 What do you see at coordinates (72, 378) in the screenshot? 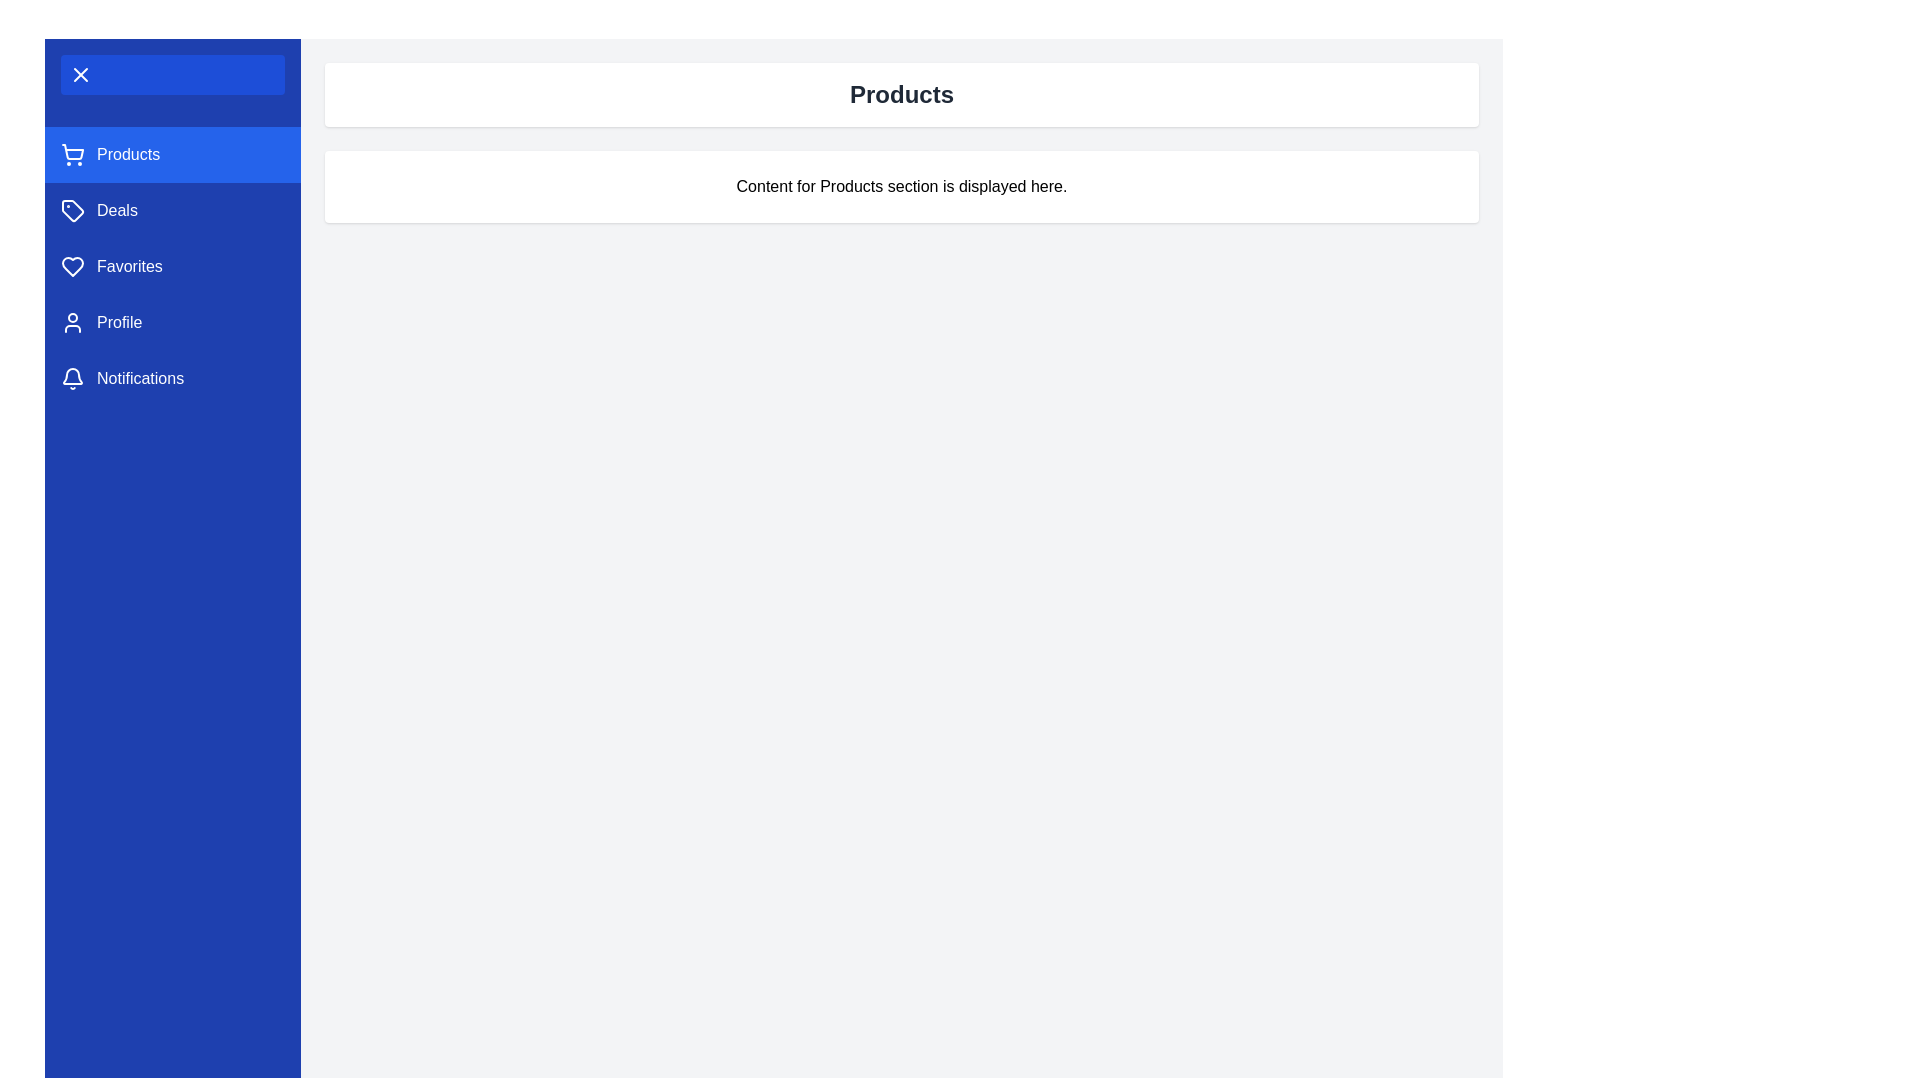
I see `the bell icon in the left sidebar menu, which is part of the 'Notifications' entry` at bounding box center [72, 378].